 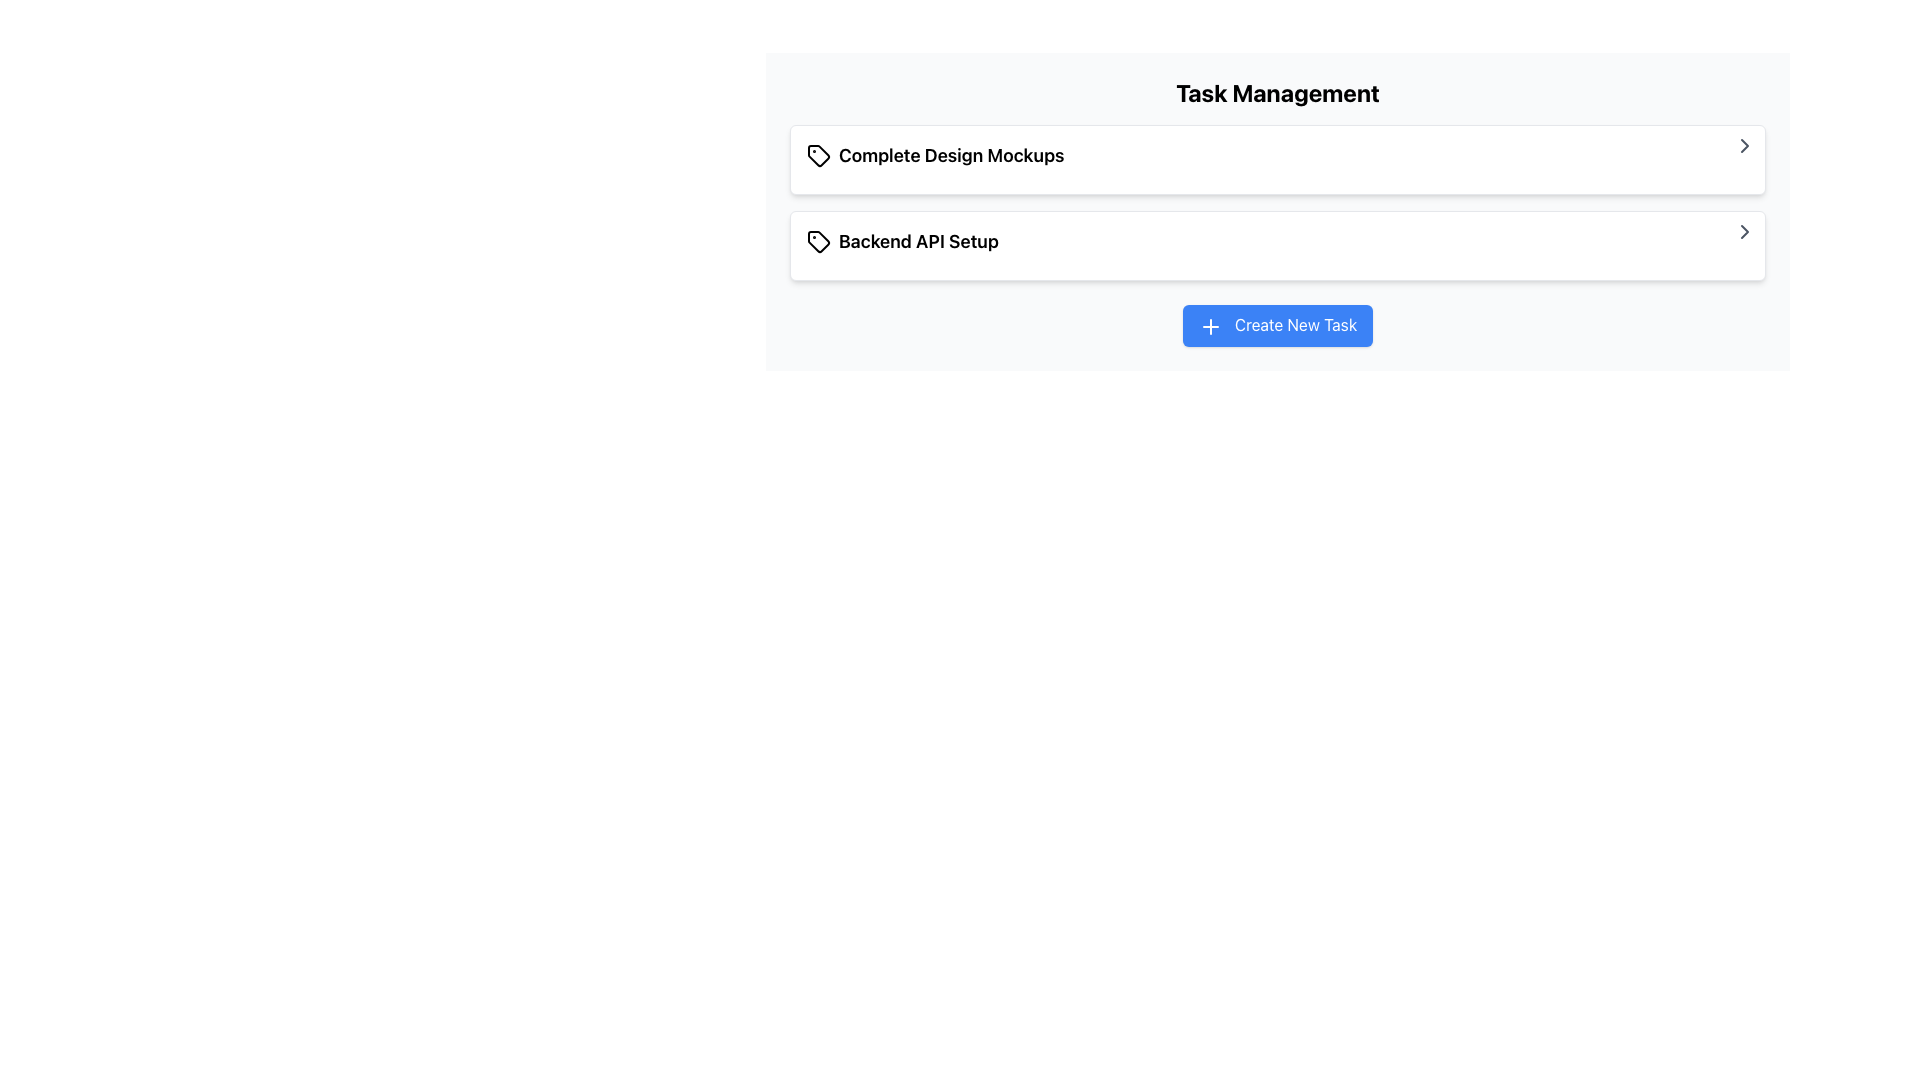 I want to click on the icon located to the left of the 'Create New Task' button, so click(x=1209, y=325).